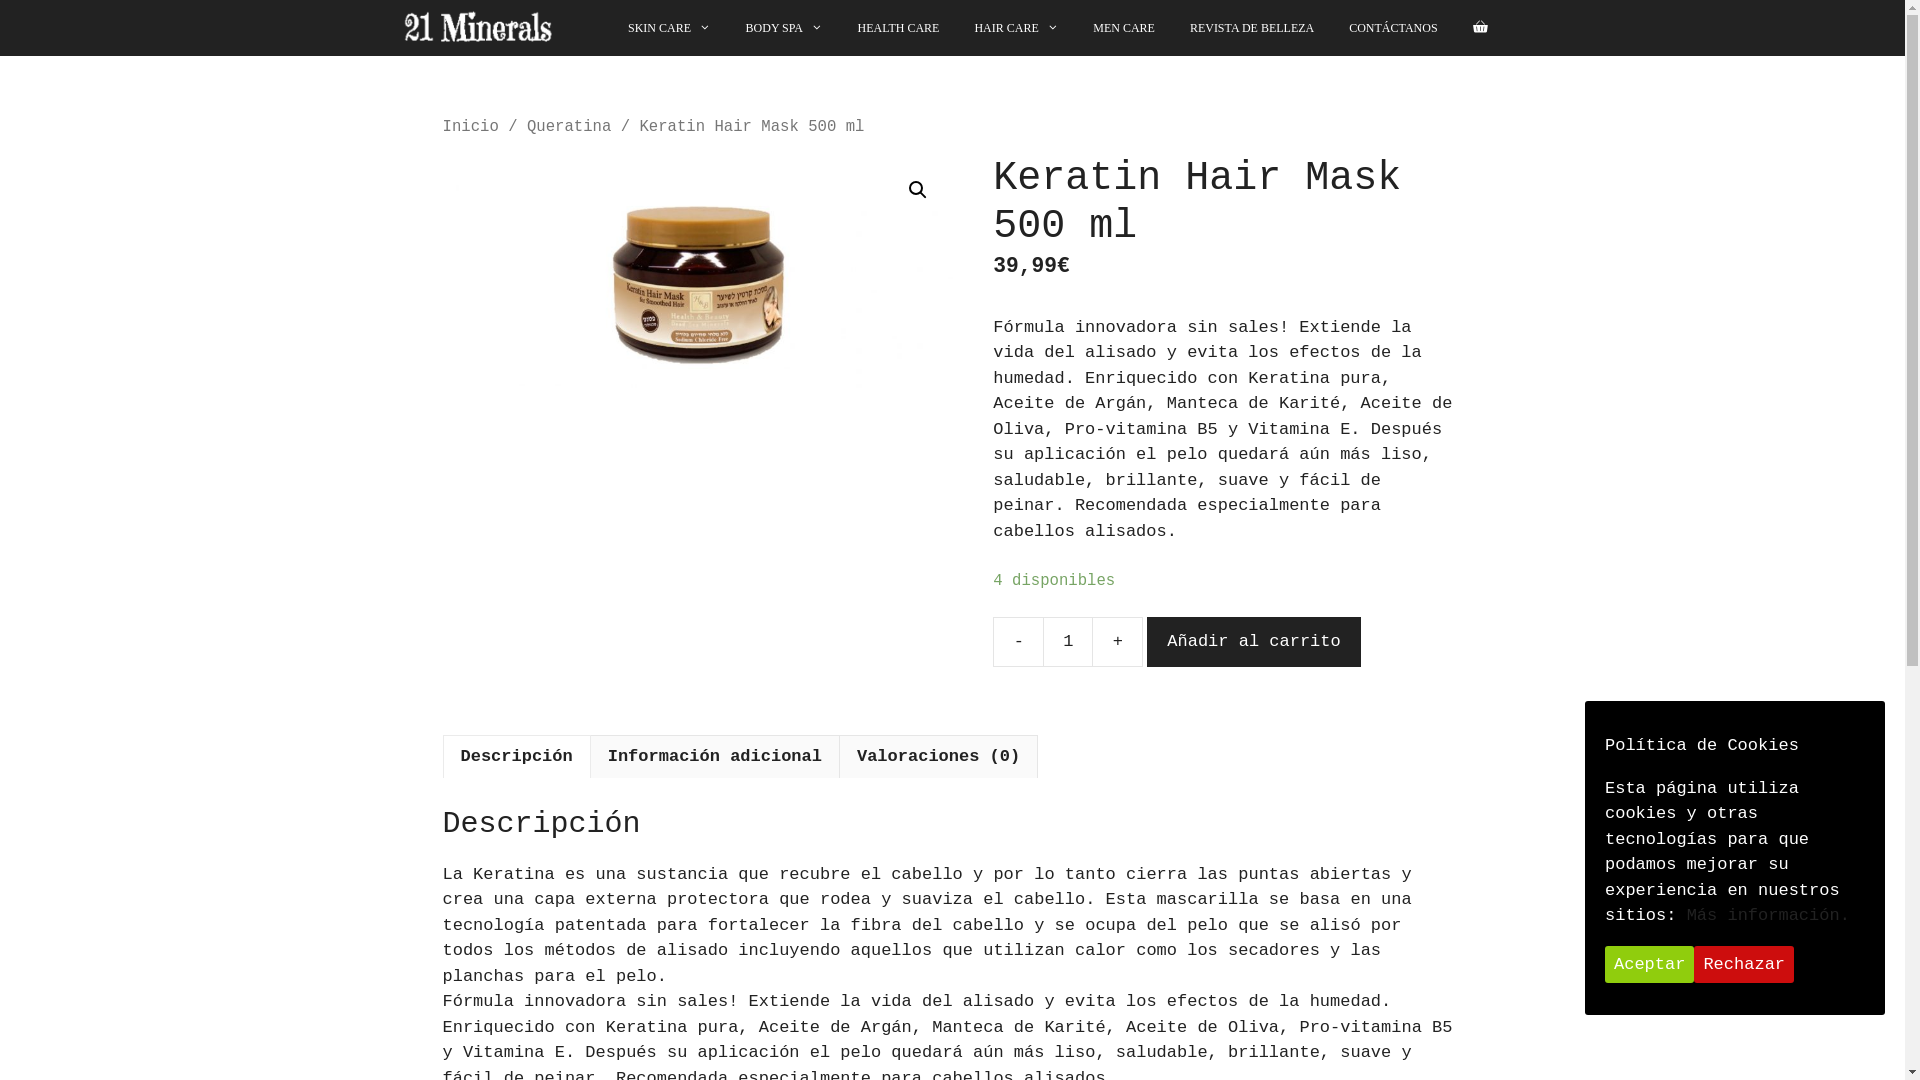 Image resolution: width=1920 pixels, height=1080 pixels. What do you see at coordinates (937, 757) in the screenshot?
I see `'Valoraciones (0)'` at bounding box center [937, 757].